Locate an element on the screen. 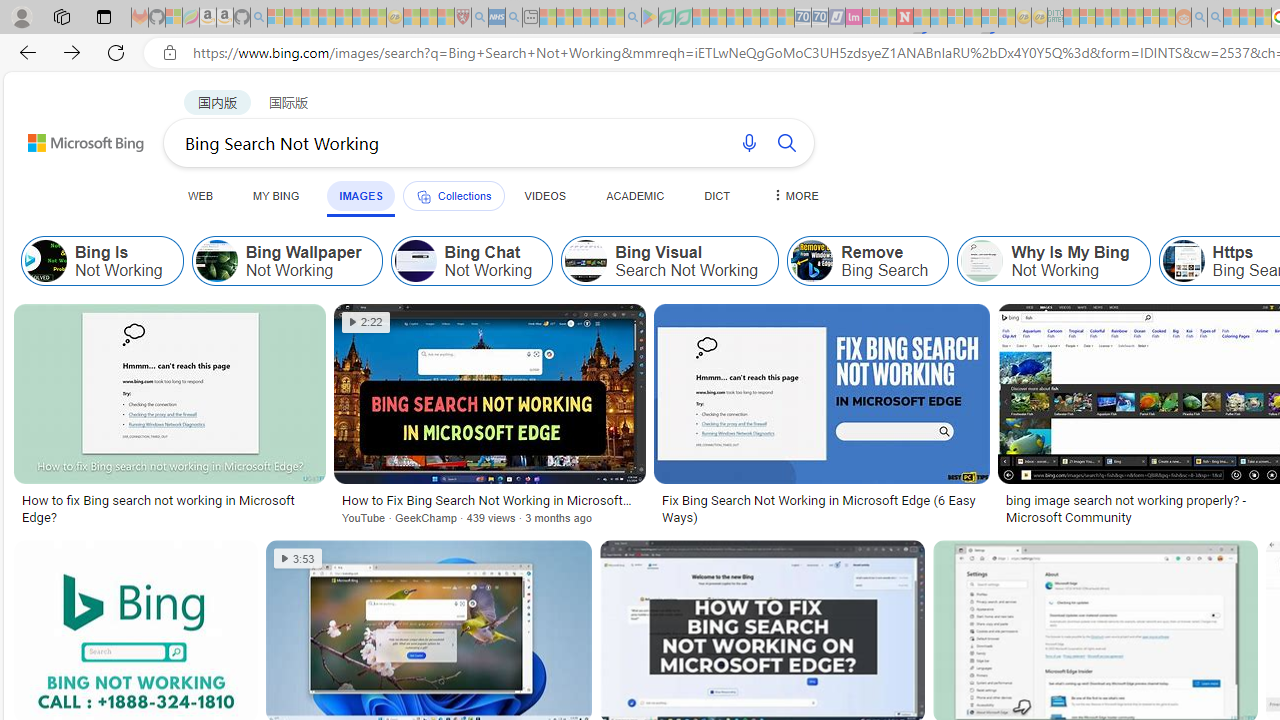 This screenshot has width=1280, height=720. 'Dropdown Menu' is located at coordinates (792, 195).